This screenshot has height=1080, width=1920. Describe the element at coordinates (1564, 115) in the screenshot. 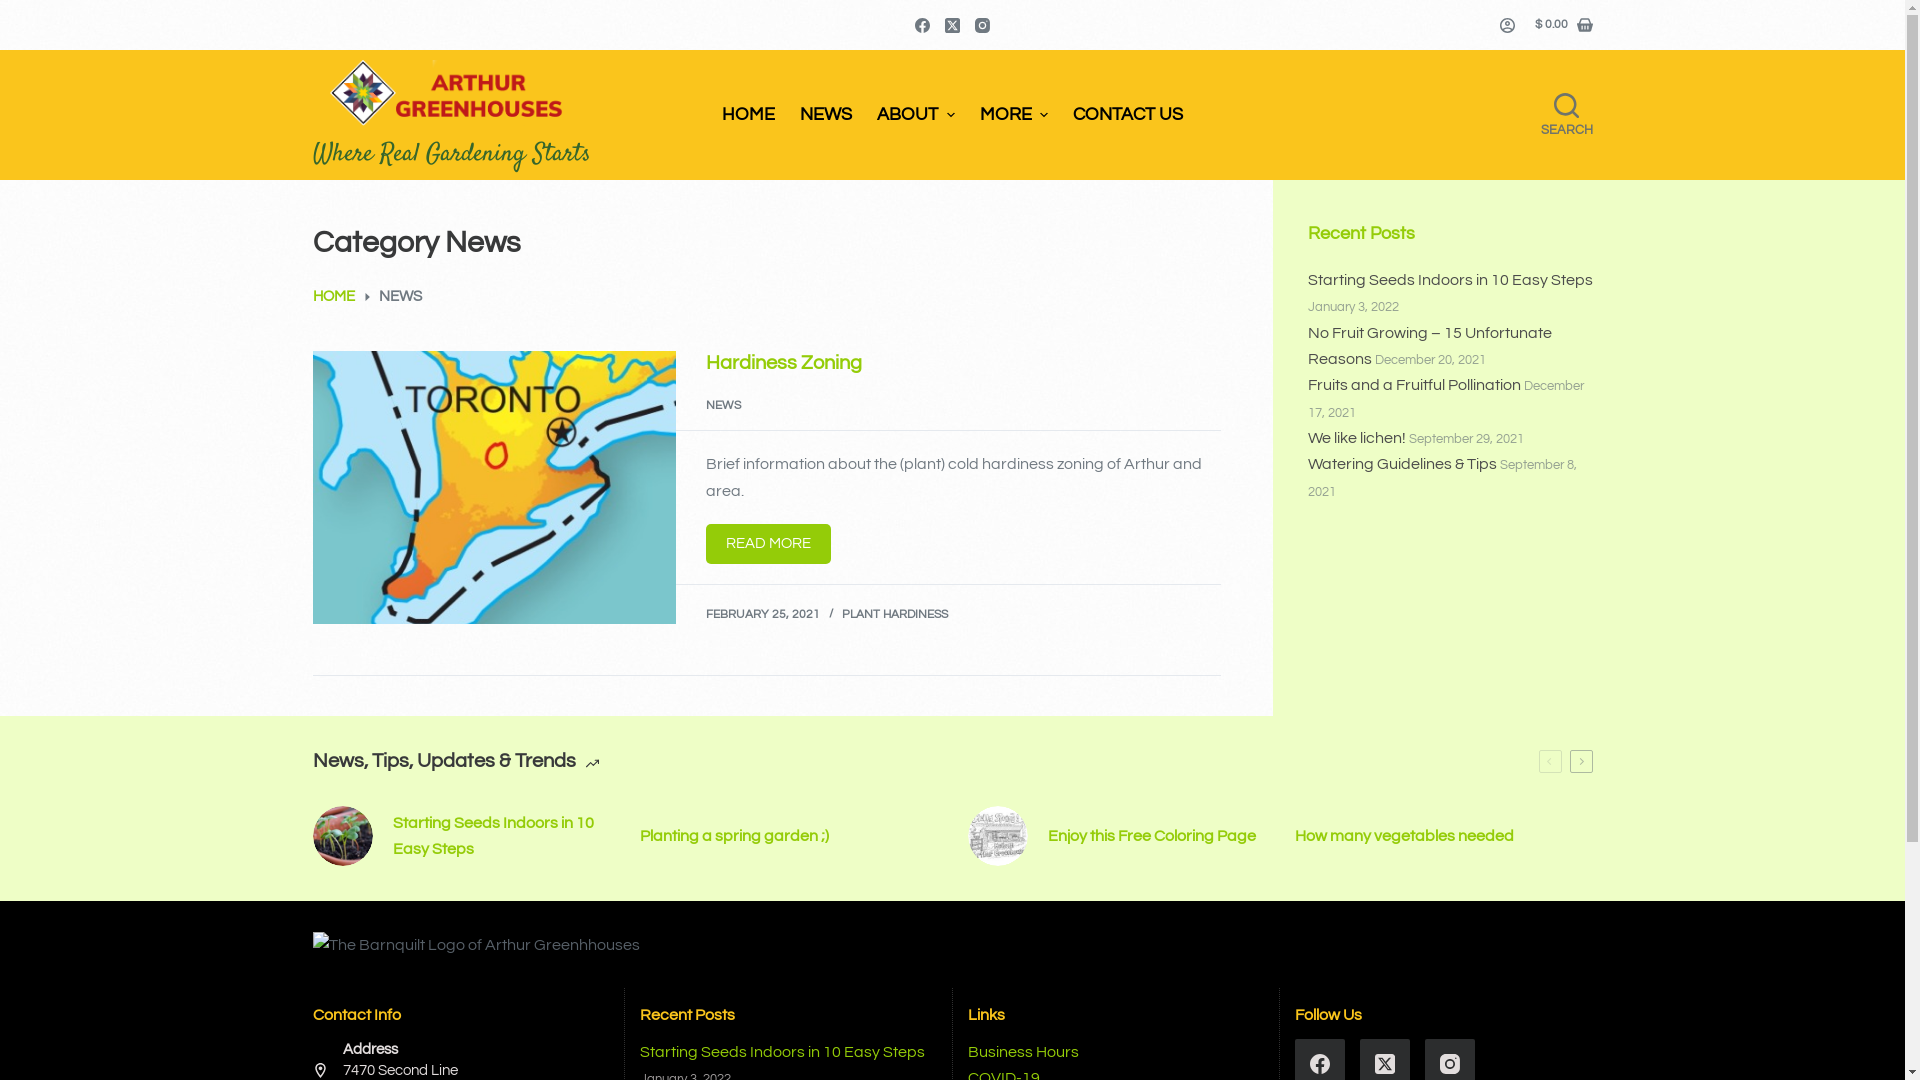

I see `'SEARCH'` at that location.